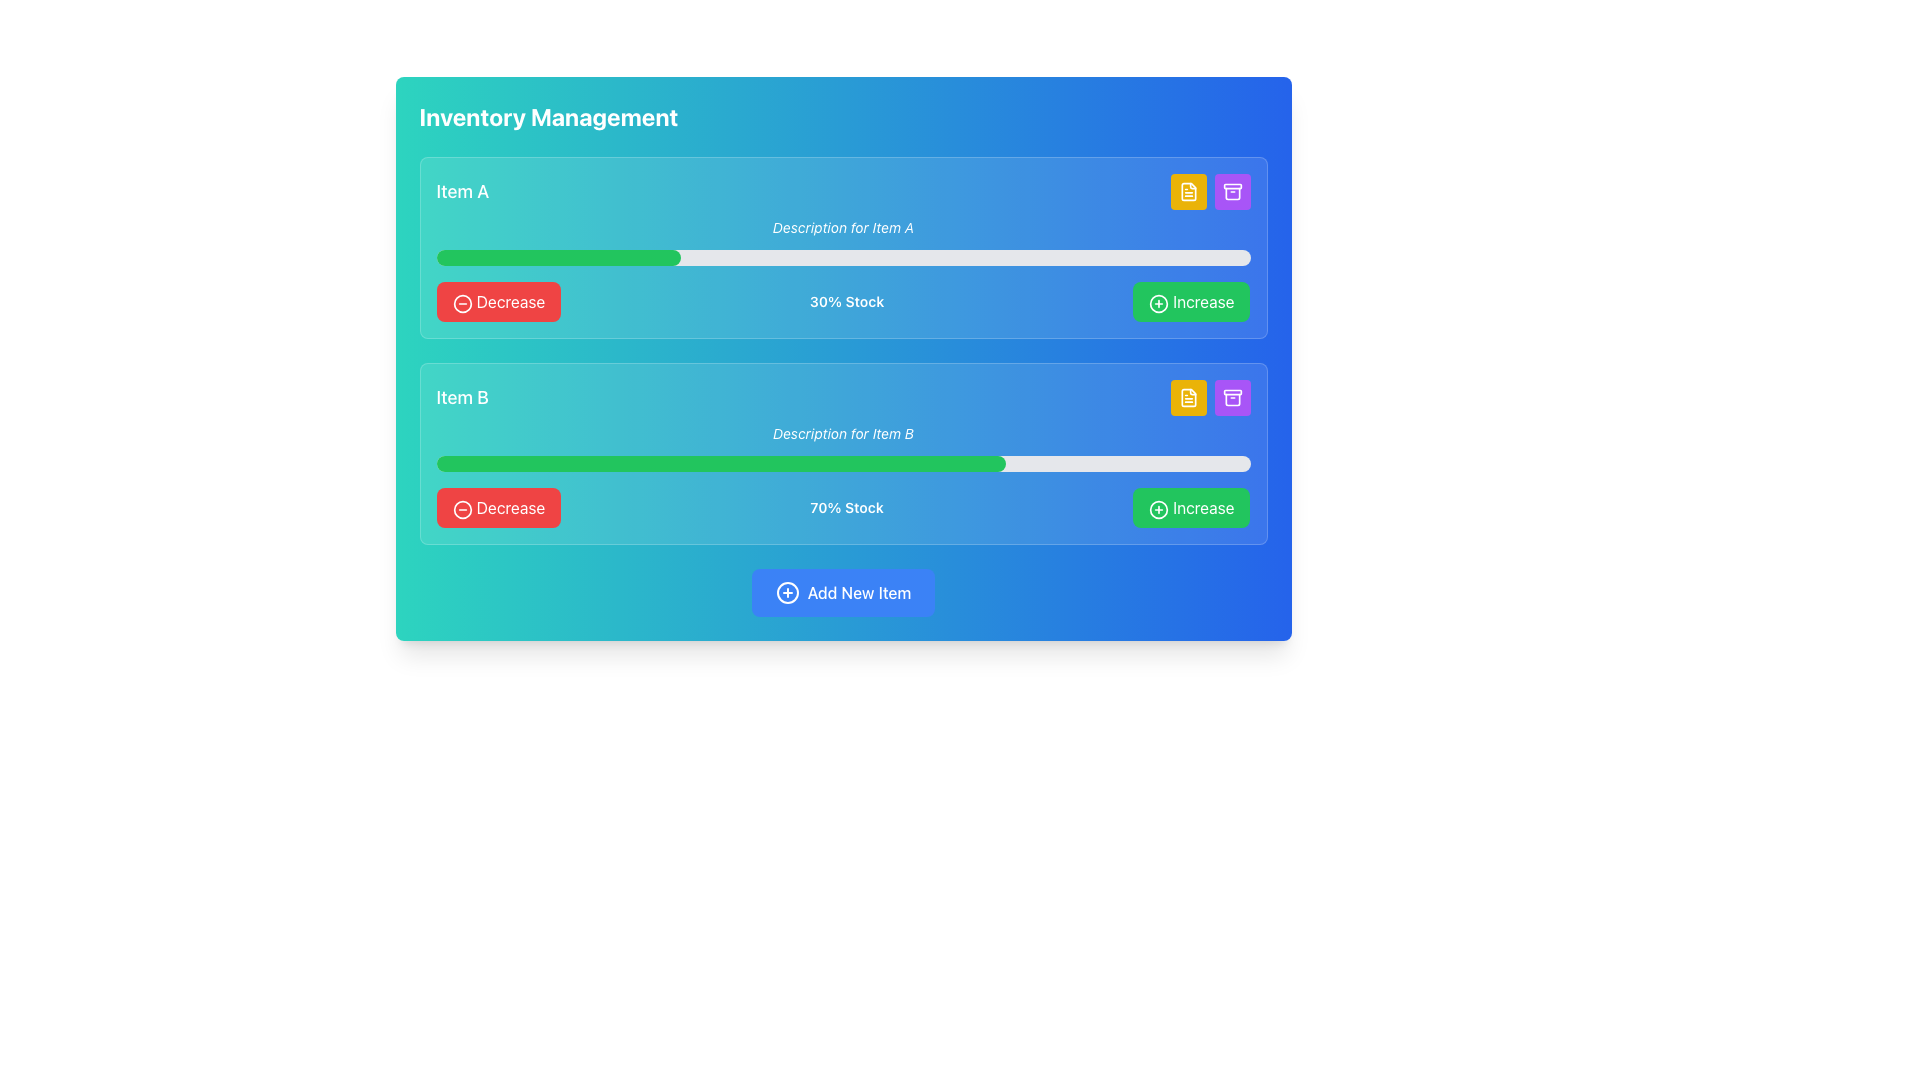  Describe the element at coordinates (1188, 192) in the screenshot. I see `the file icon, which is styled as a flat yellow document outline with a folded corner, located in the top-right corner of the 'Item A' section within a yellow square button` at that location.